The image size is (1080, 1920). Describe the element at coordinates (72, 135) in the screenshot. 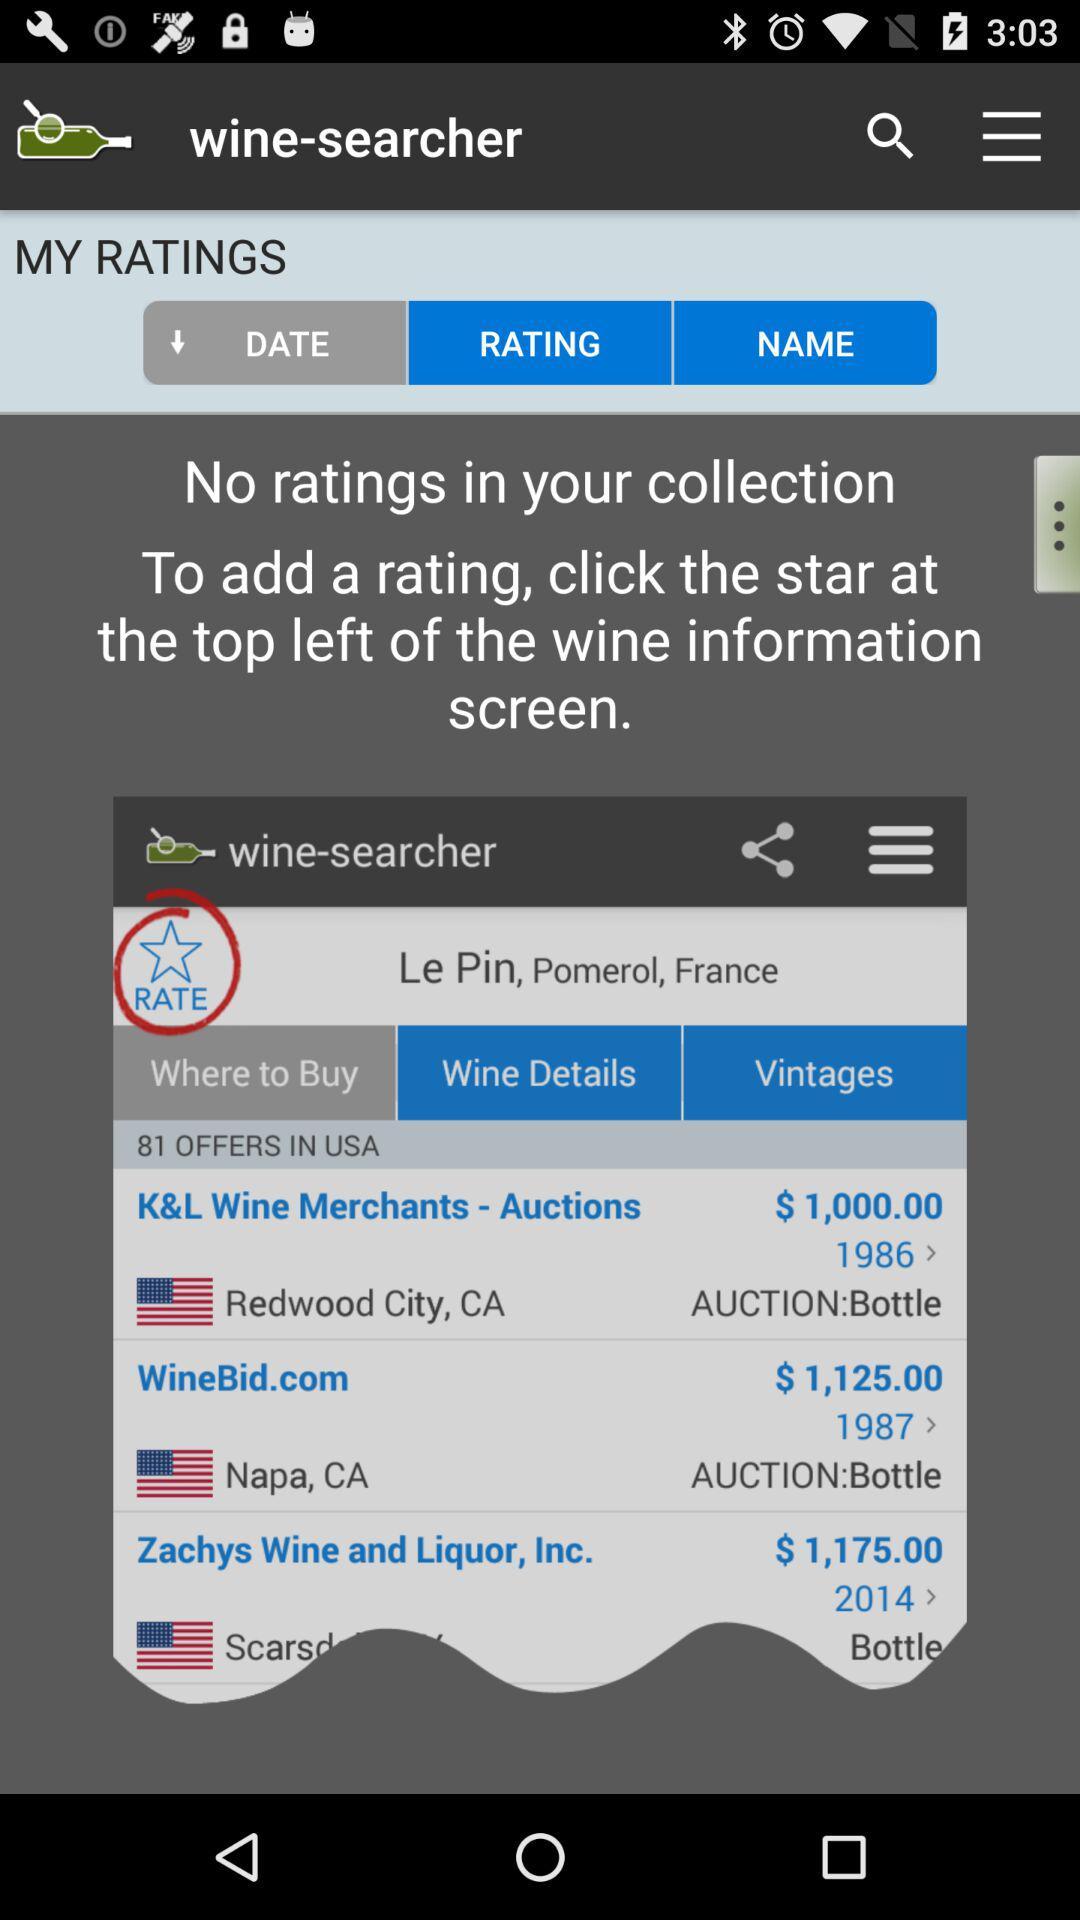

I see `go back` at that location.